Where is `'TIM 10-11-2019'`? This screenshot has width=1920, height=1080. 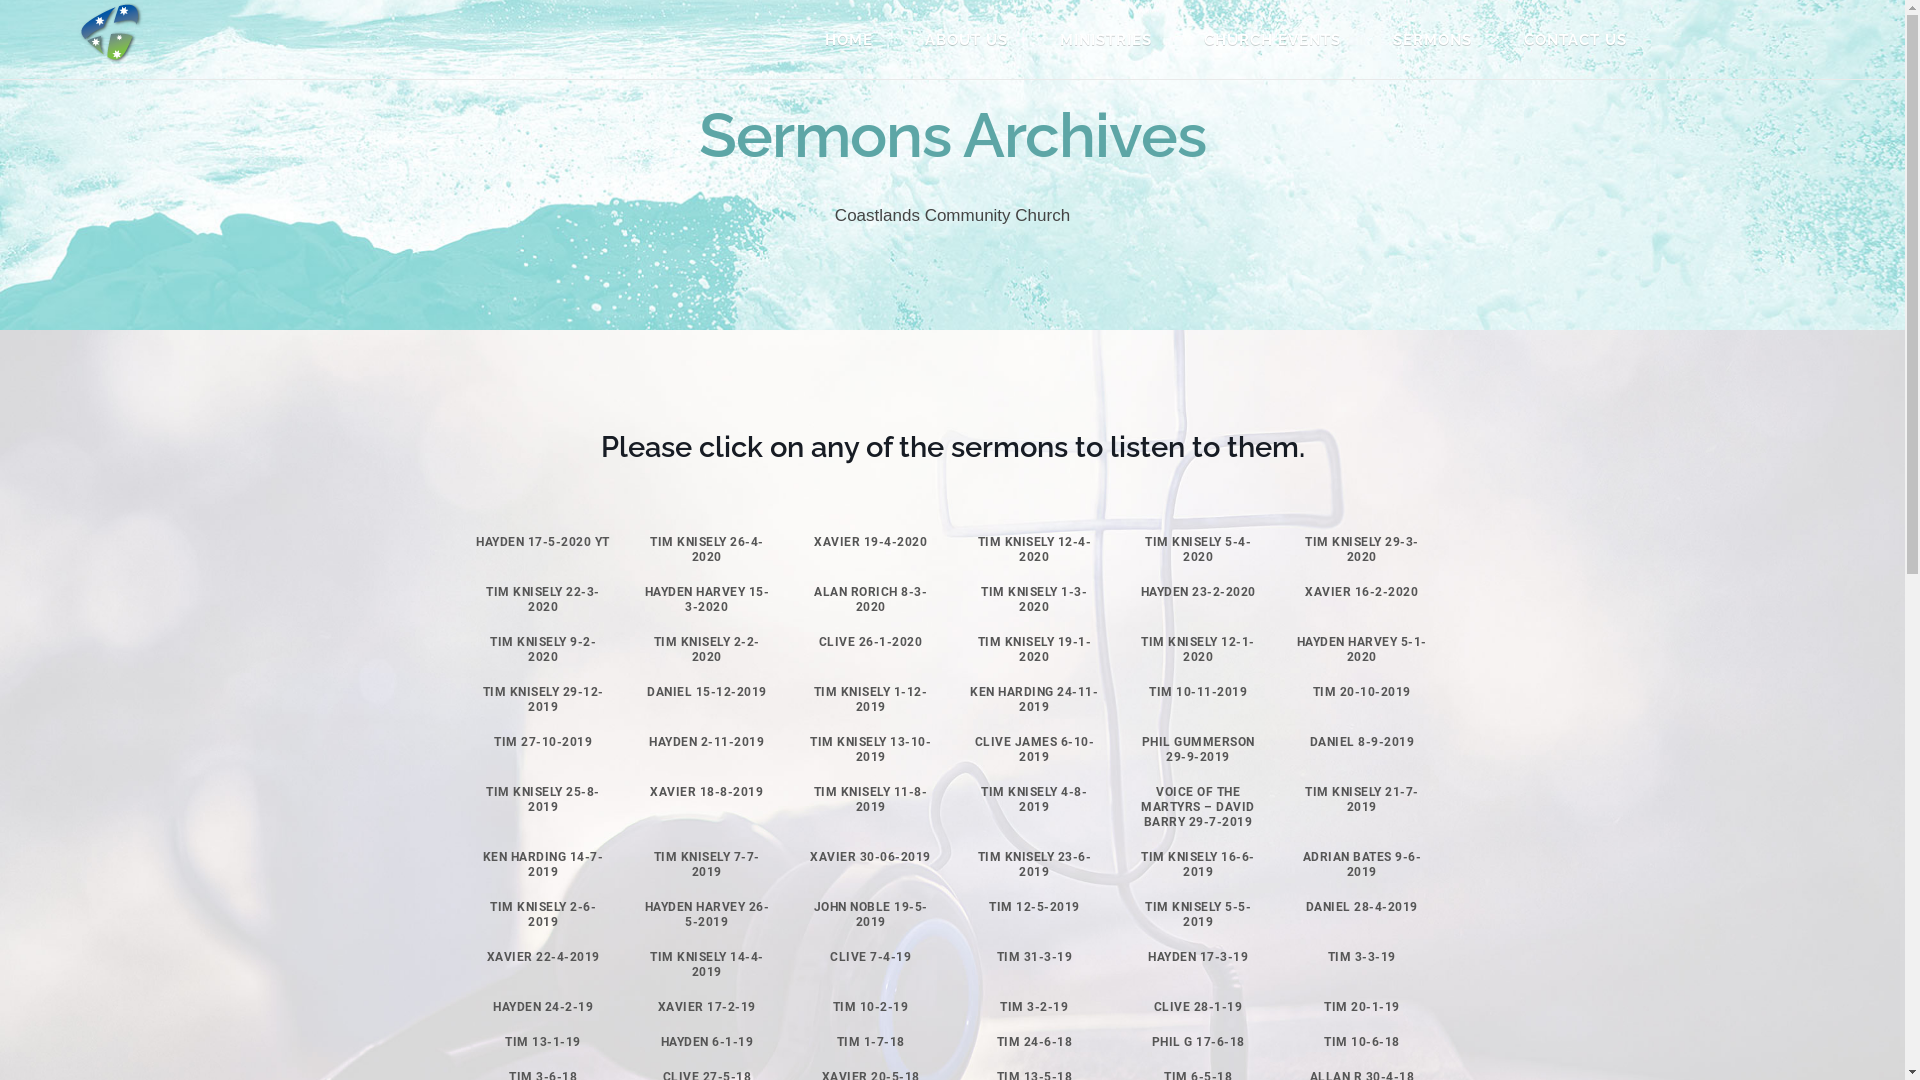 'TIM 10-11-2019' is located at coordinates (1198, 690).